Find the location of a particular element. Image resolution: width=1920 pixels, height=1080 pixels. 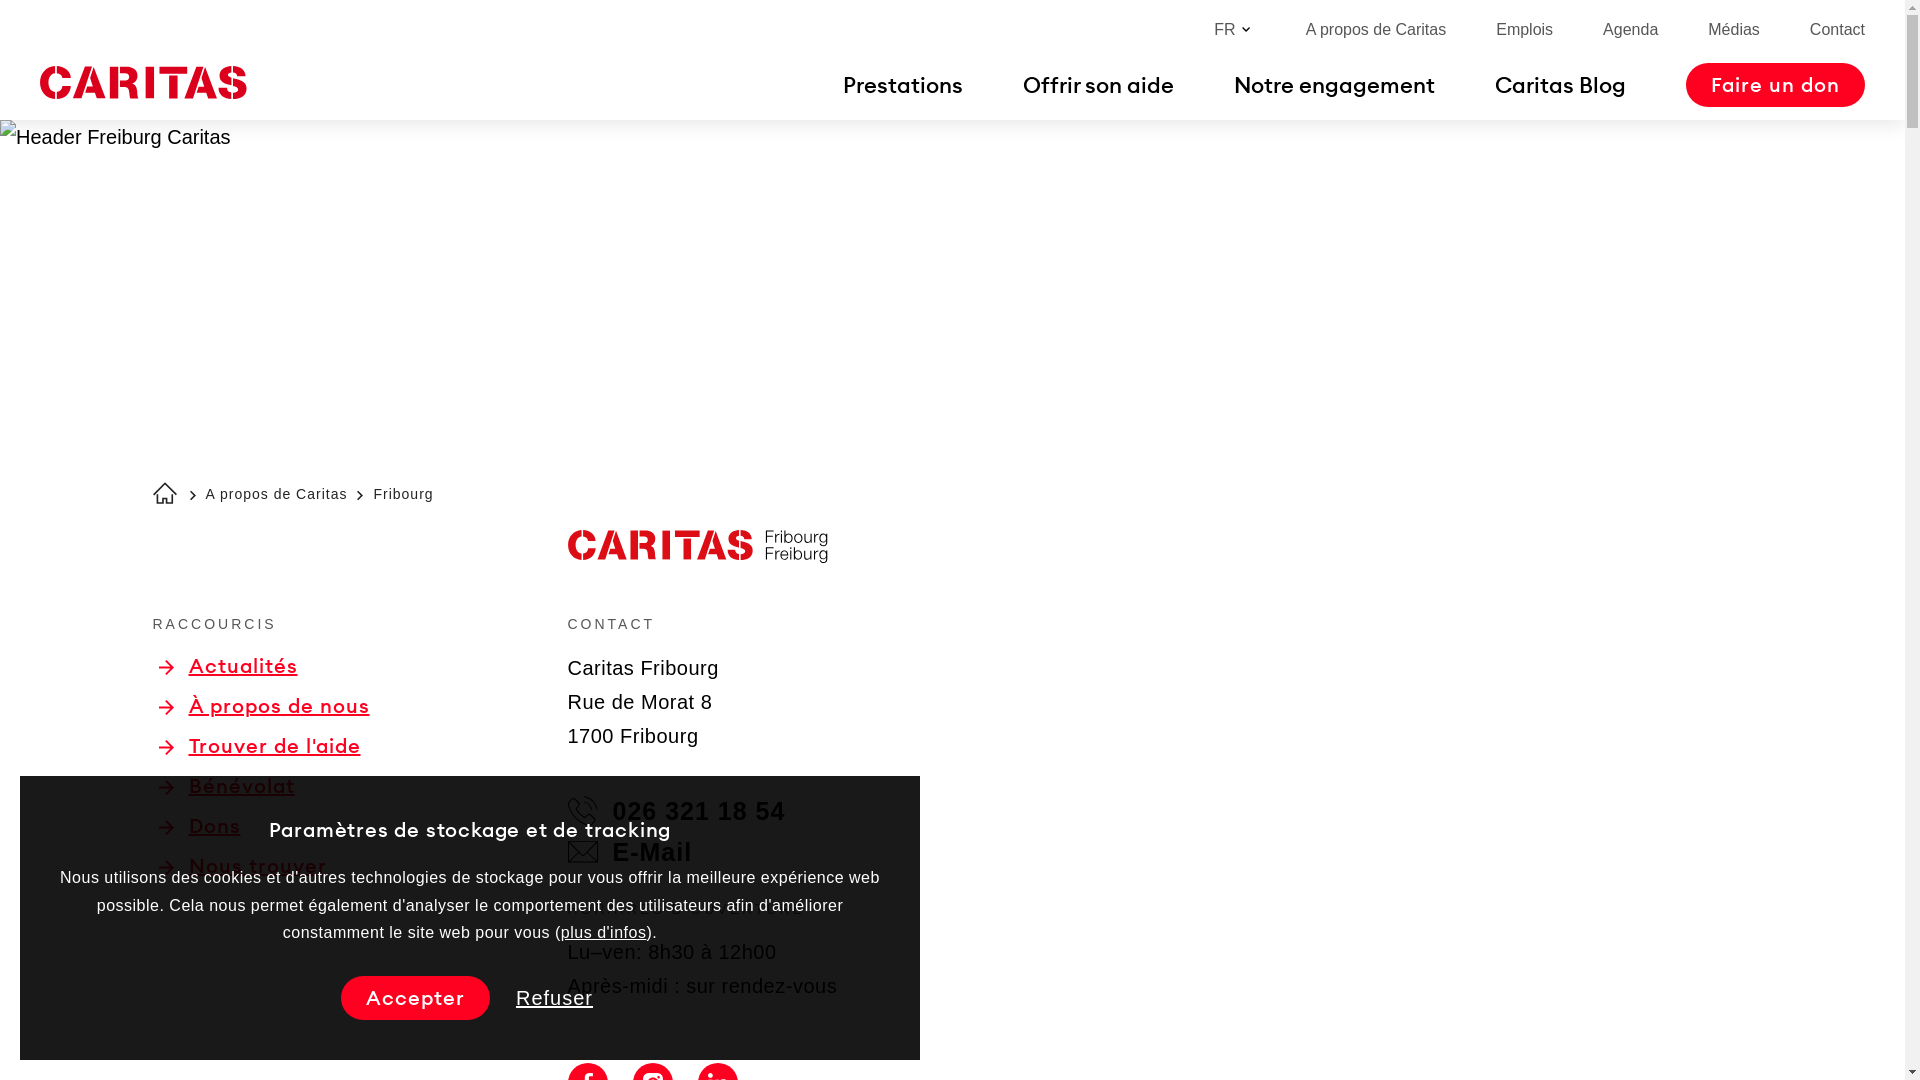

'plus d'infos' is located at coordinates (603, 932).